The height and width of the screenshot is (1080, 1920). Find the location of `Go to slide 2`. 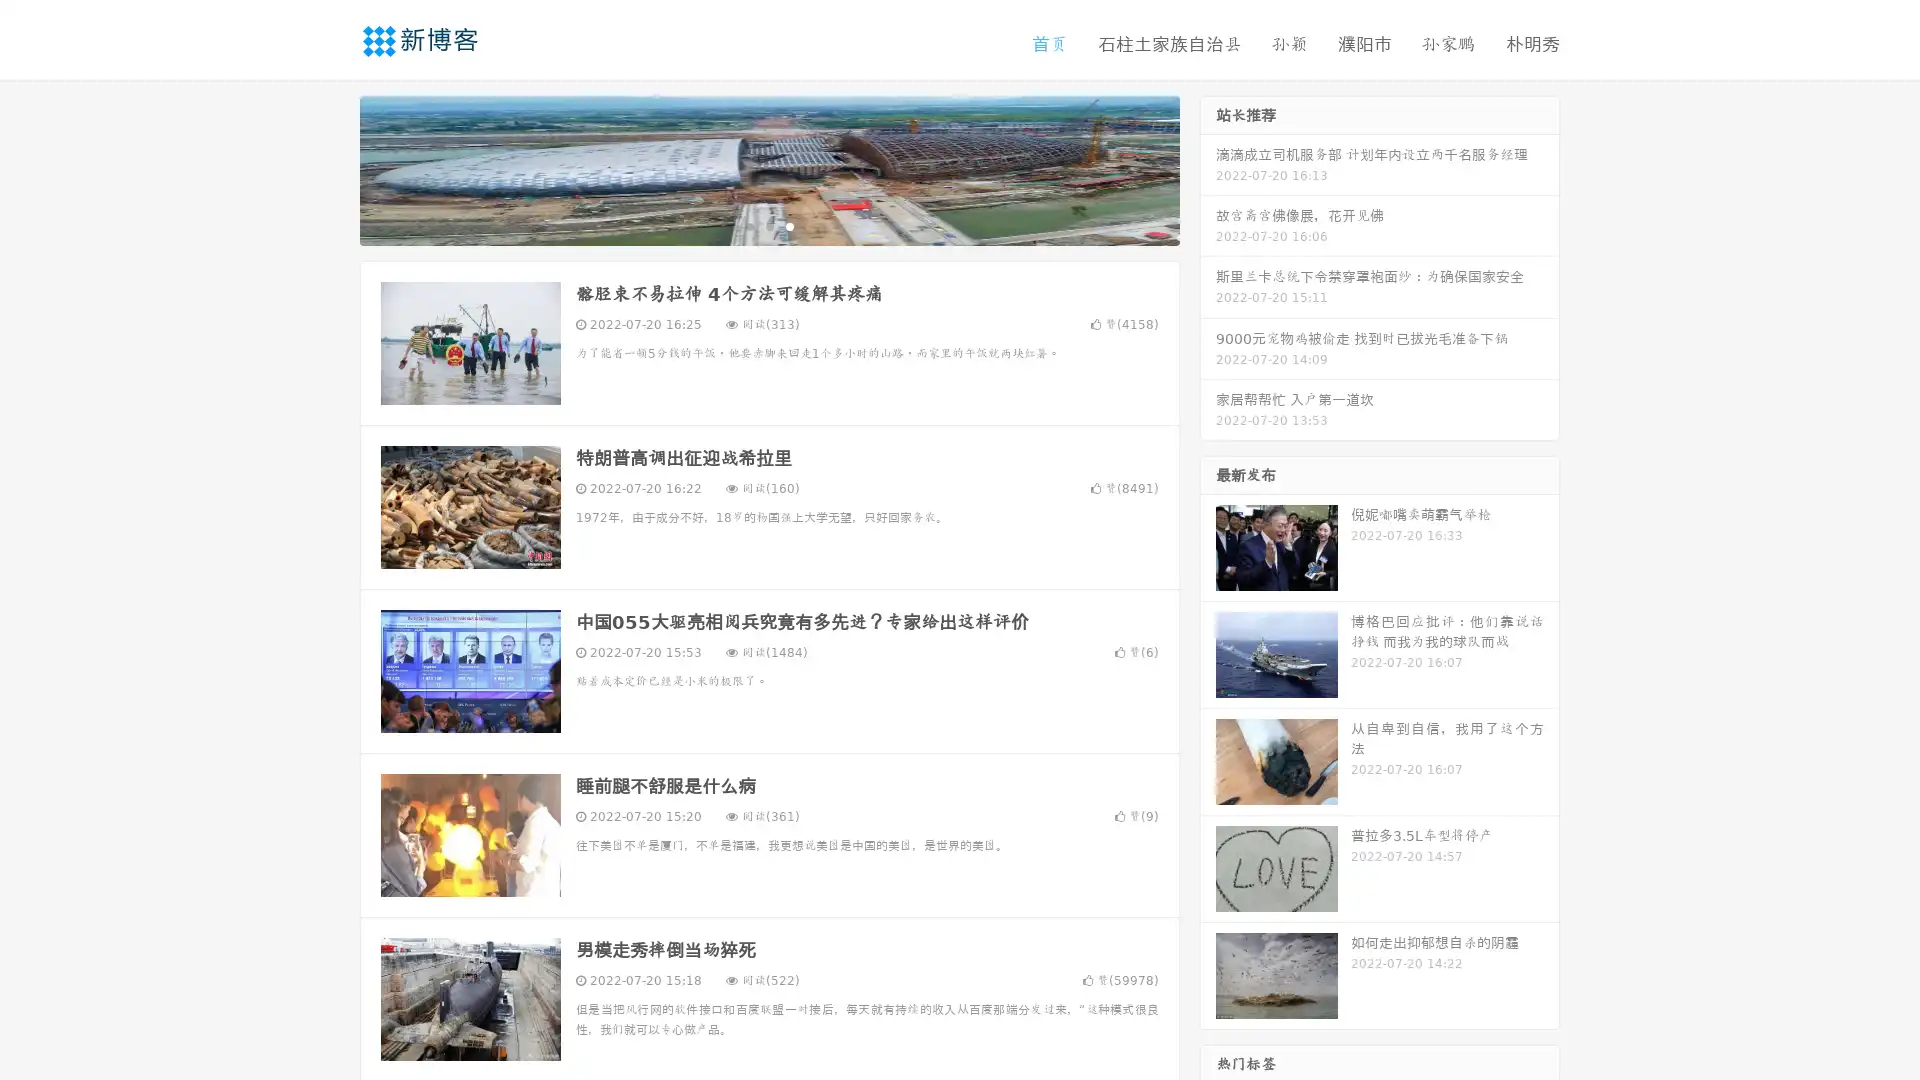

Go to slide 2 is located at coordinates (768, 225).